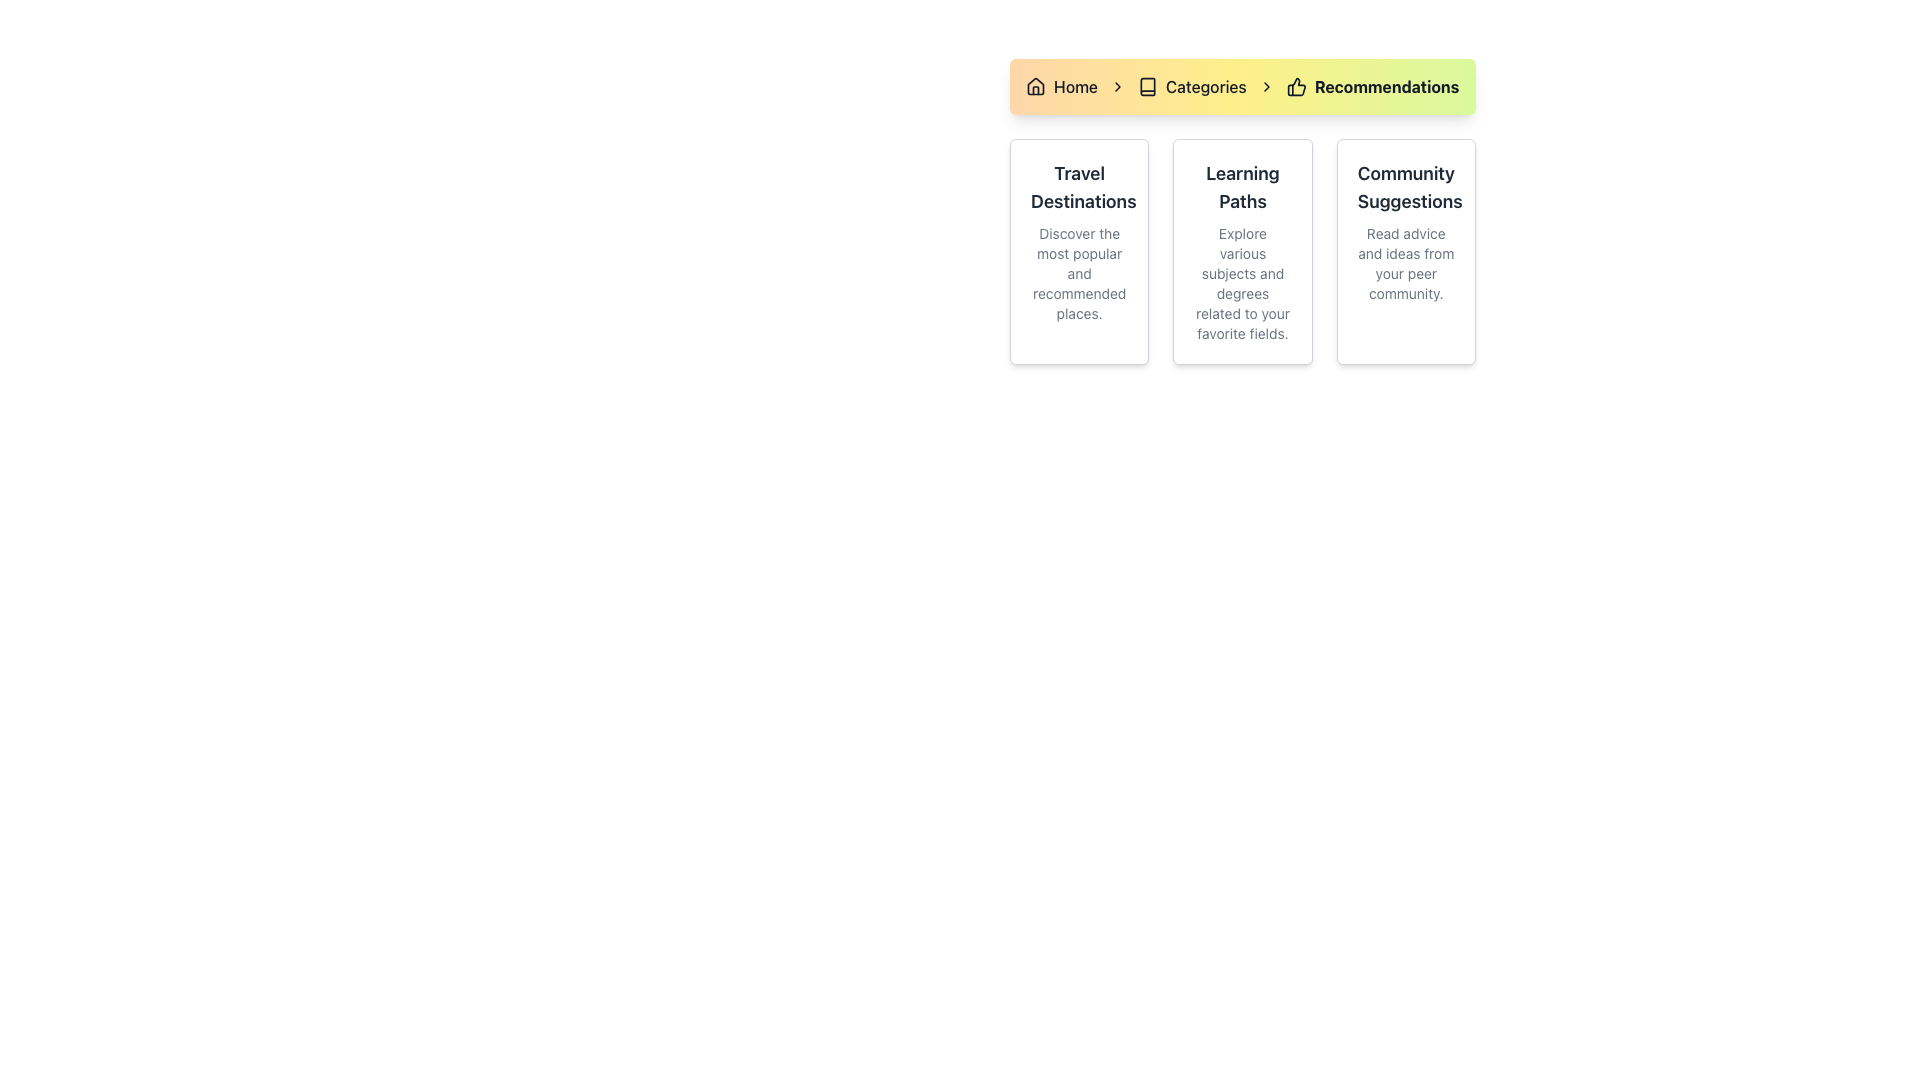 The width and height of the screenshot is (1920, 1080). Describe the element at coordinates (1242, 250) in the screenshot. I see `the 'Learning Paths' informational card, which has a white background, bold title, and is the second card in a row of three within a grid layout` at that location.